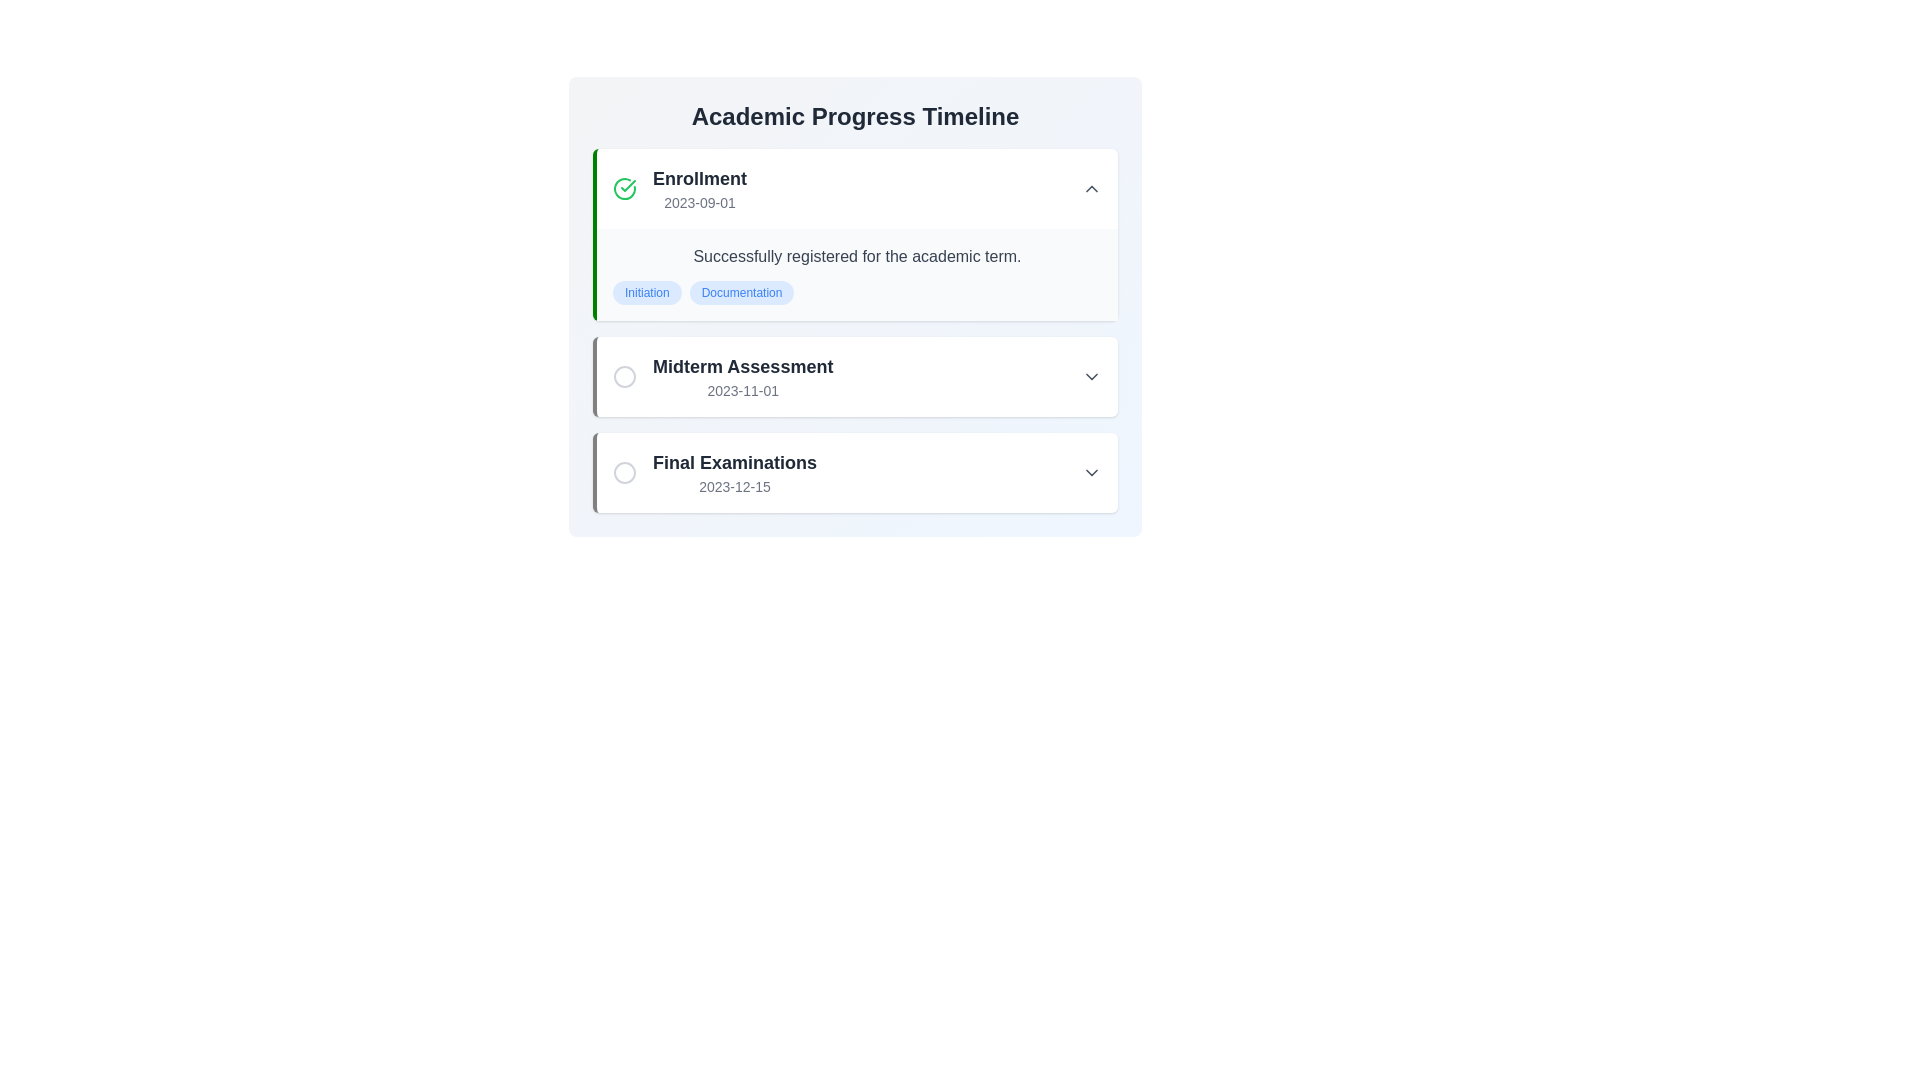 This screenshot has height=1080, width=1920. What do you see at coordinates (1090, 377) in the screenshot?
I see `the Chevron Down icon located to the far right of the 'Midterm Assessment' section` at bounding box center [1090, 377].